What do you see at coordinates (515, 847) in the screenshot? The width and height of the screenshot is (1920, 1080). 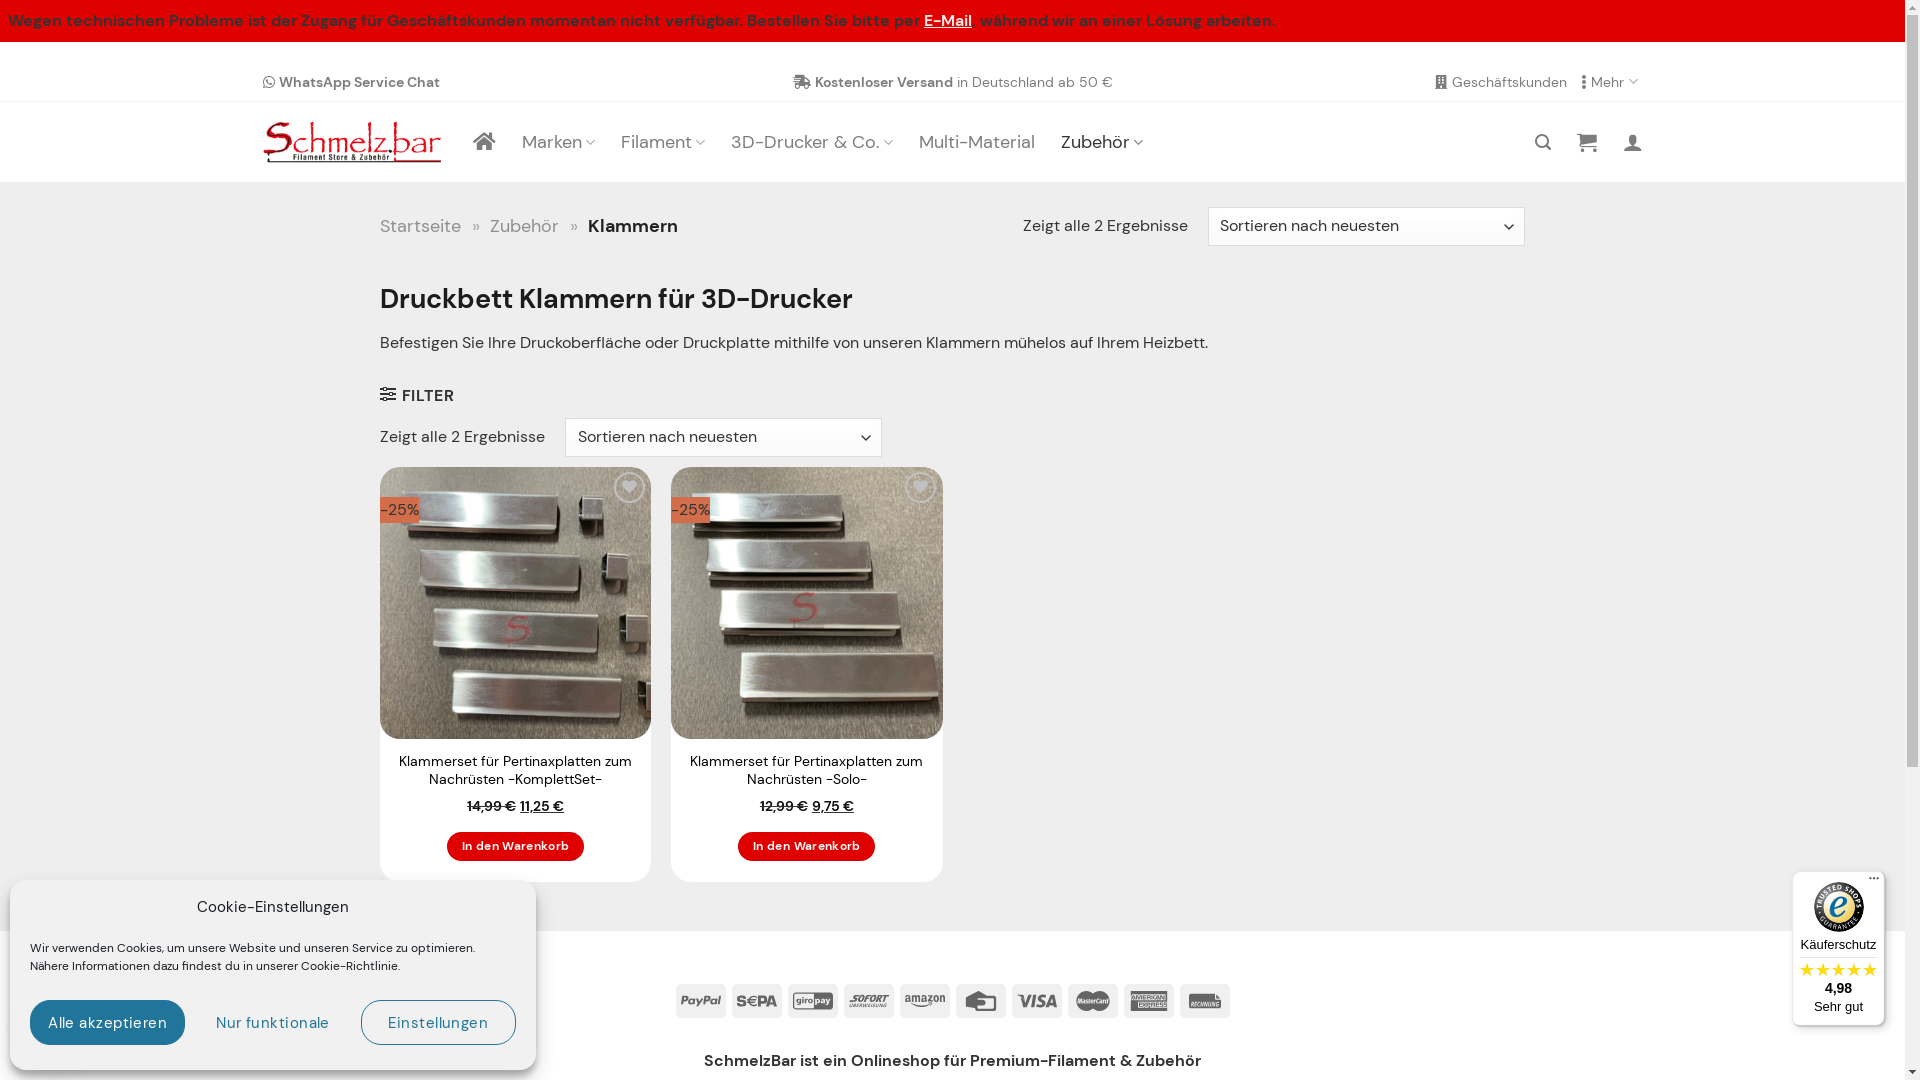 I see `'In den Warenkorb'` at bounding box center [515, 847].